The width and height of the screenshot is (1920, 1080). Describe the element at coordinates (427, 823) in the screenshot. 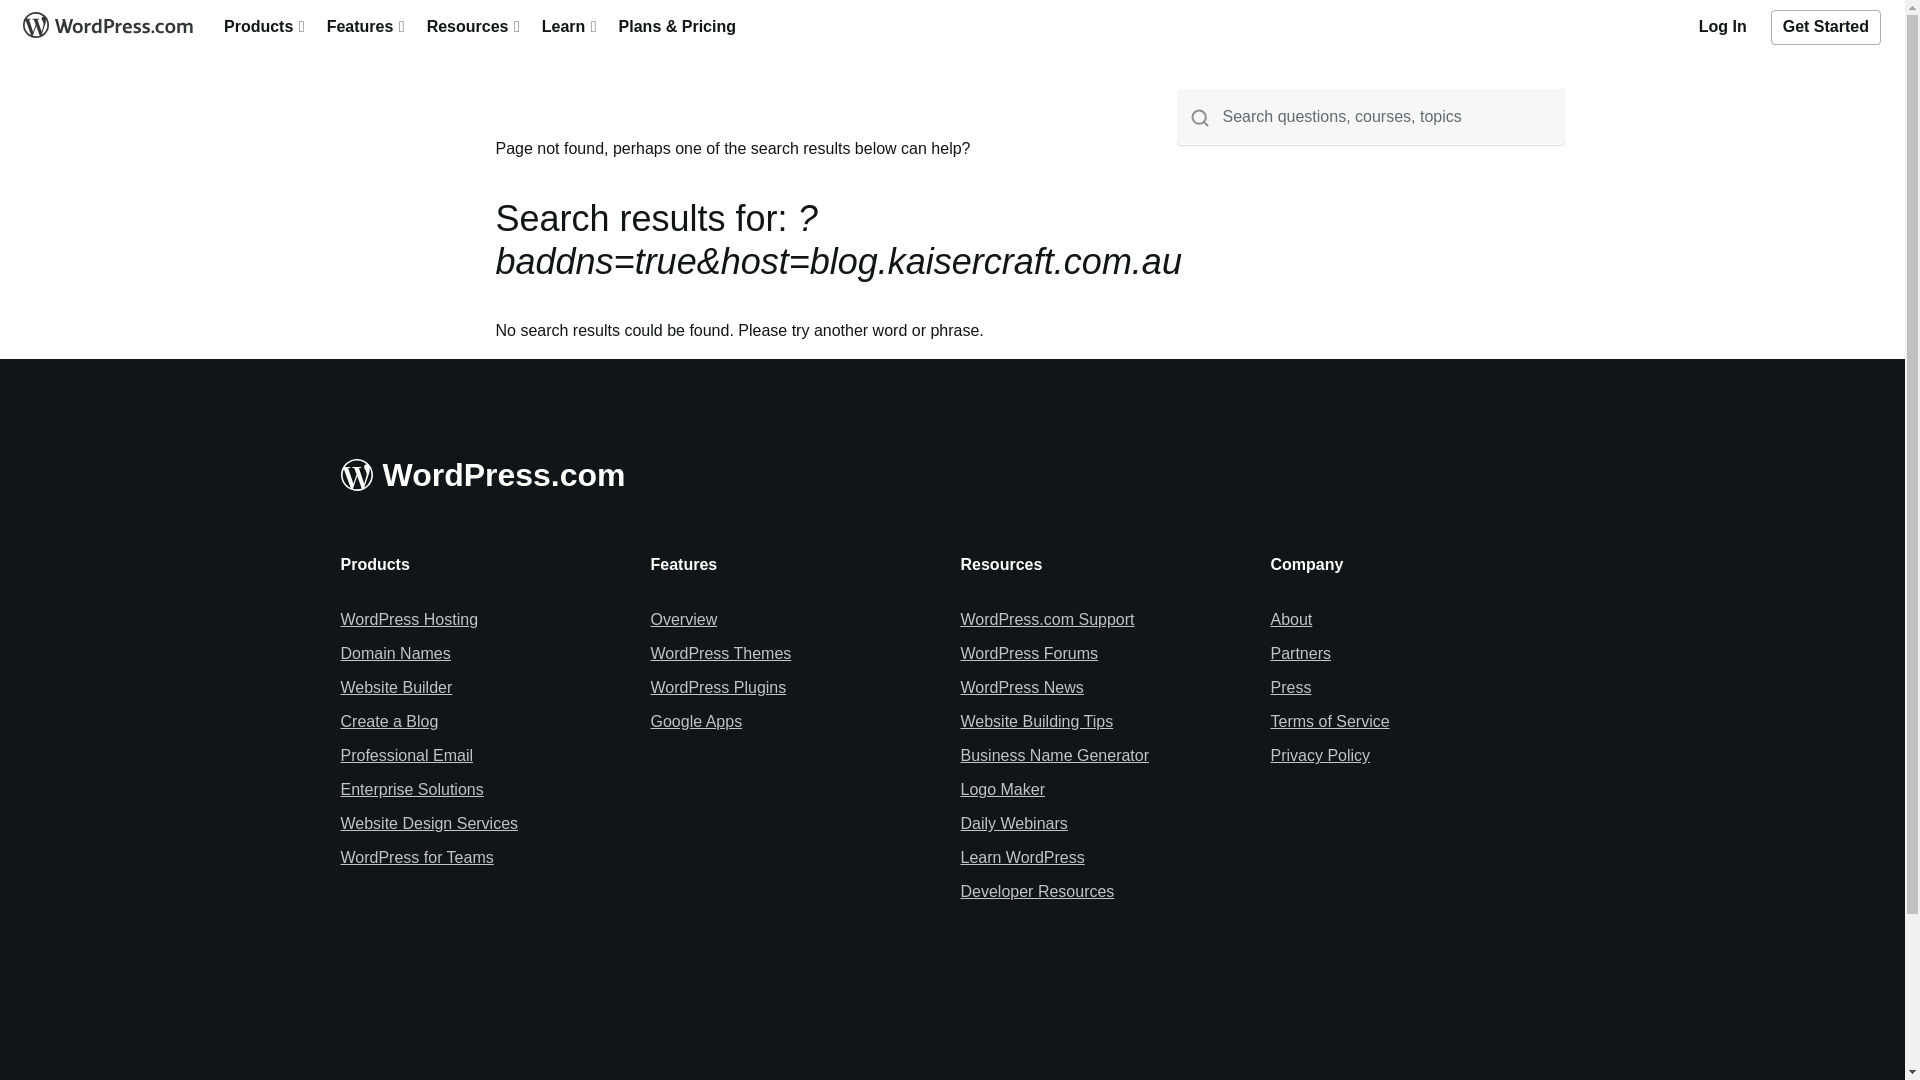

I see `'Website Design Services'` at that location.